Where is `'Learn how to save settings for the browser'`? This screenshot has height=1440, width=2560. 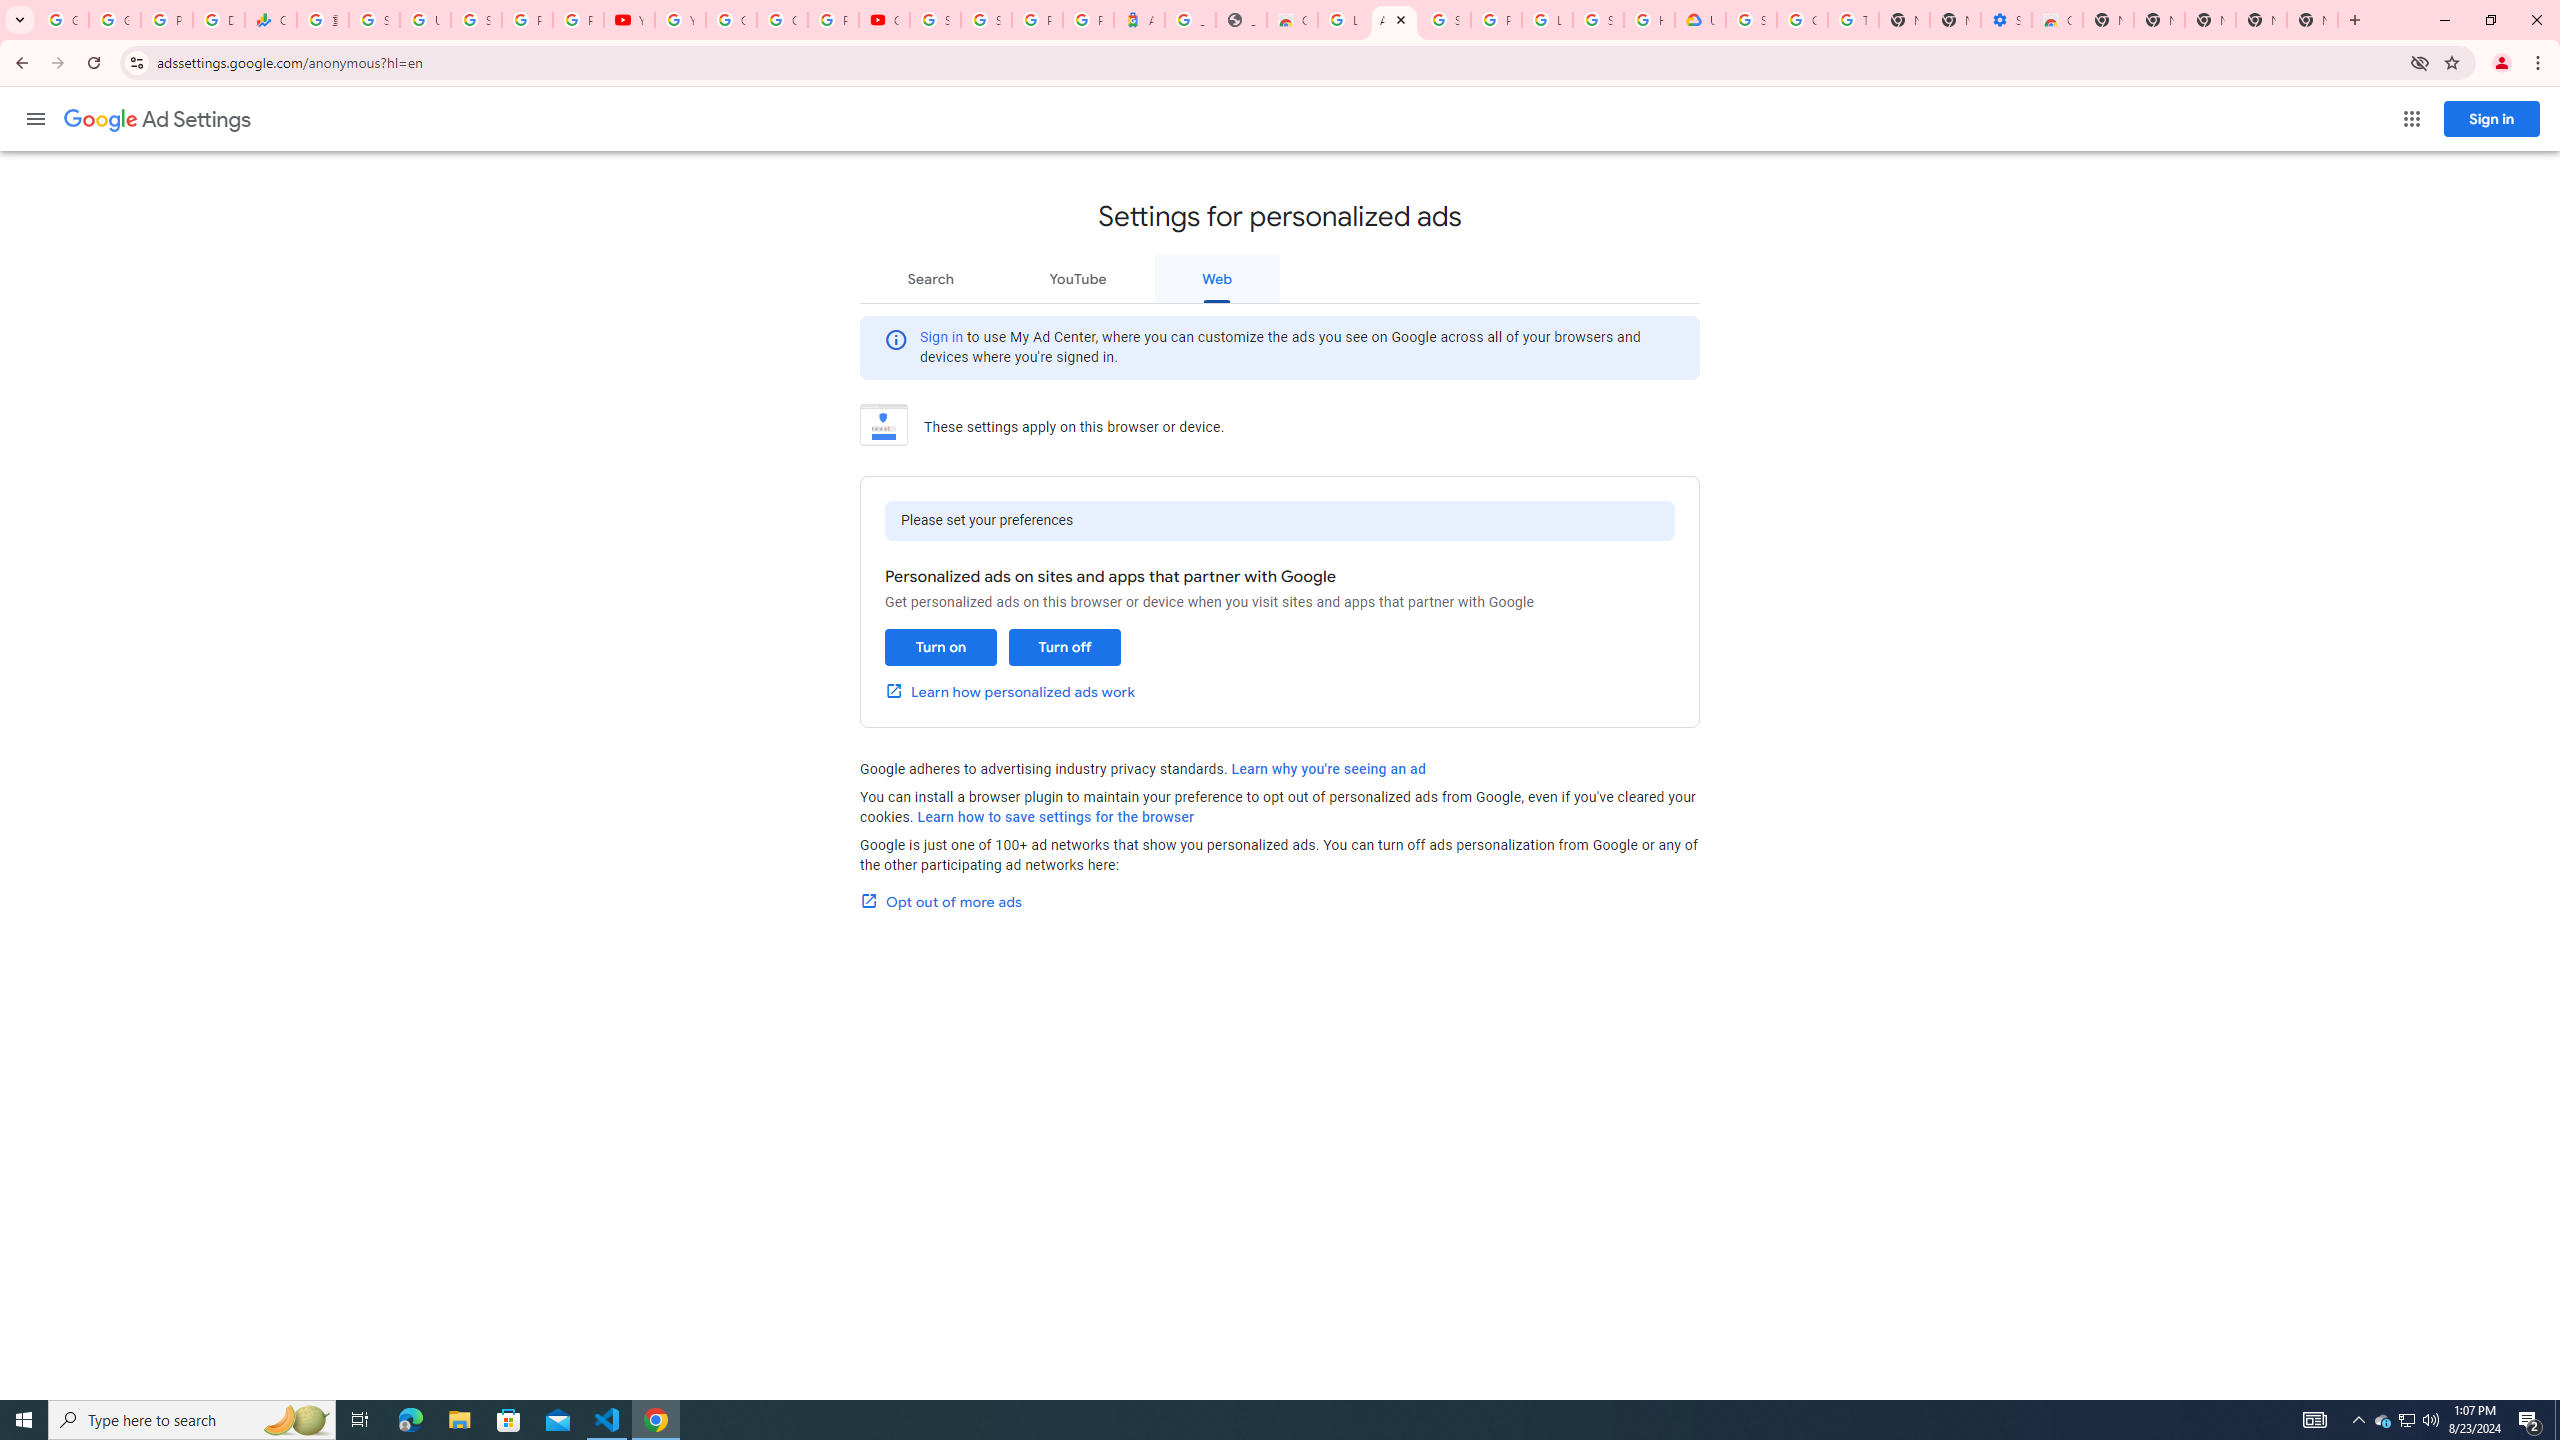 'Learn how to save settings for the browser' is located at coordinates (1055, 816).